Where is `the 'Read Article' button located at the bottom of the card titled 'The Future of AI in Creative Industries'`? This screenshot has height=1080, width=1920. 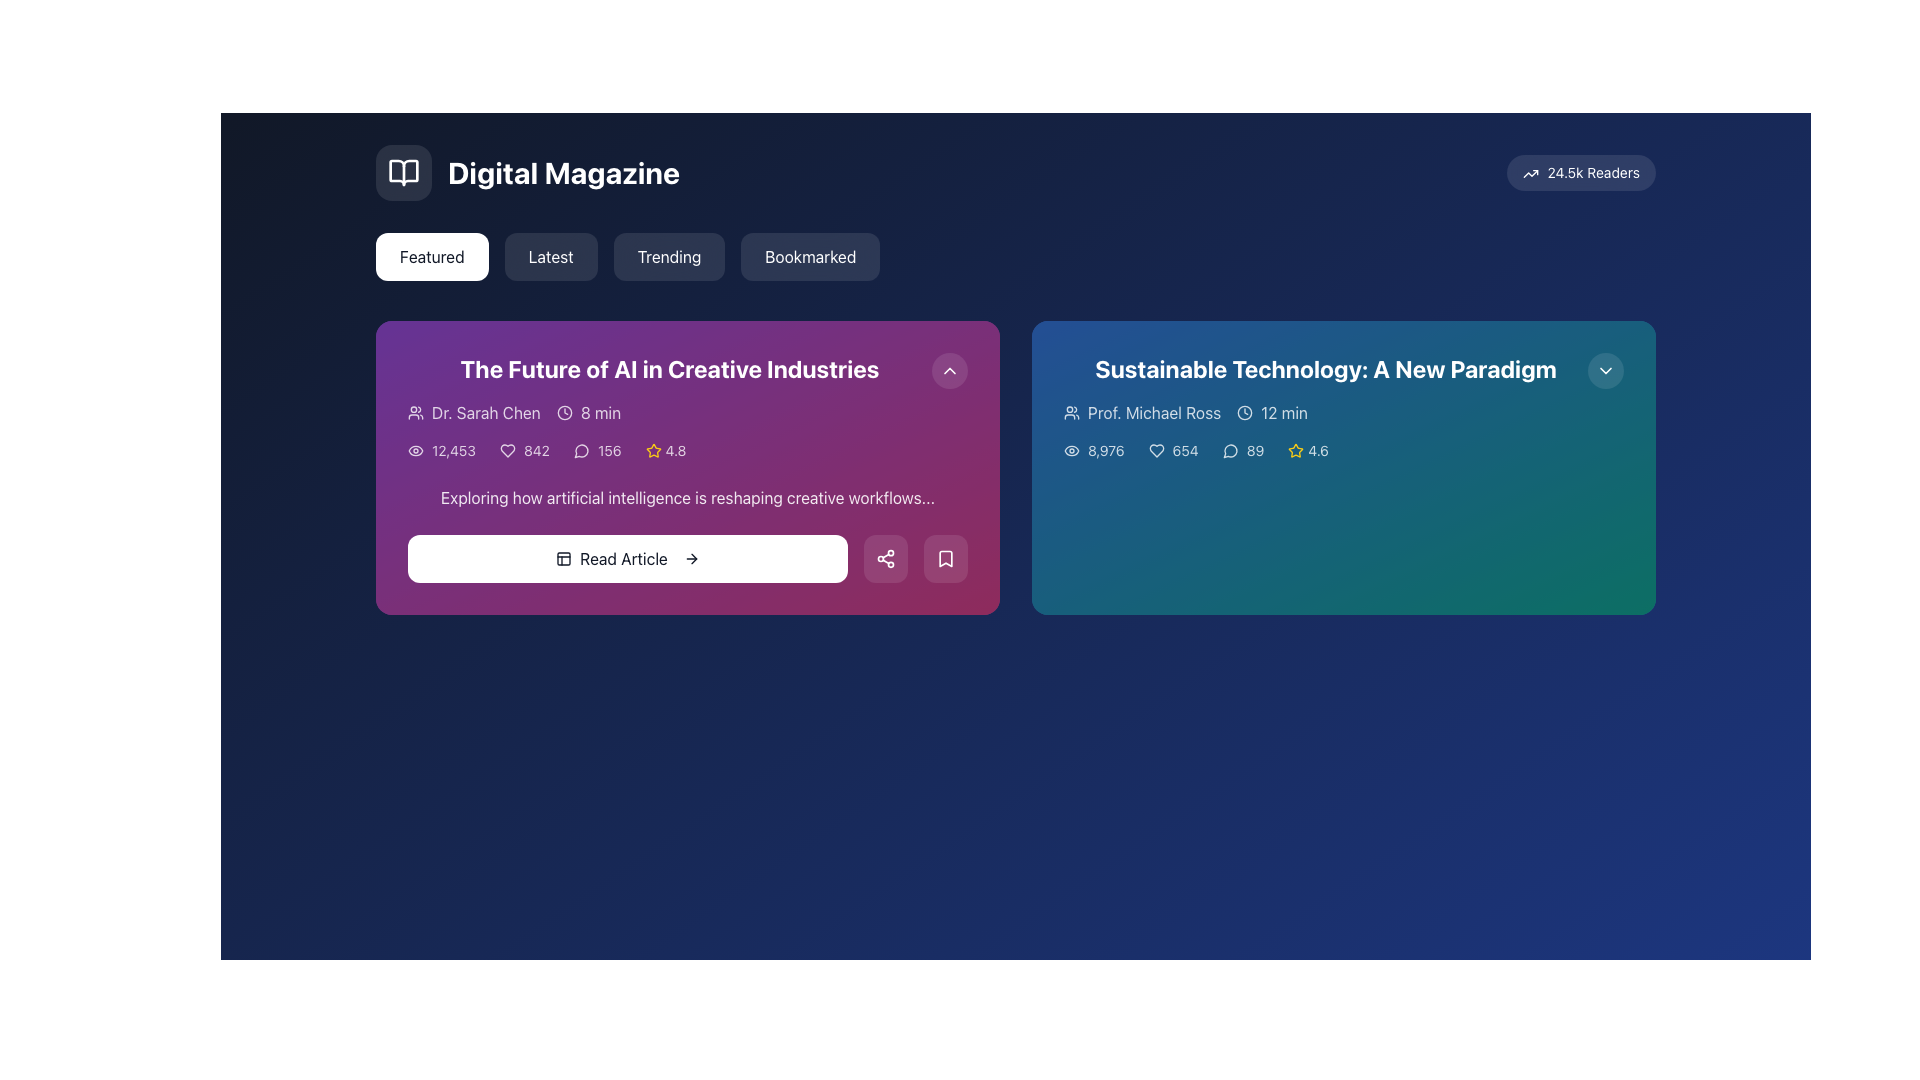
the 'Read Article' button located at the bottom of the card titled 'The Future of AI in Creative Industries' is located at coordinates (687, 559).